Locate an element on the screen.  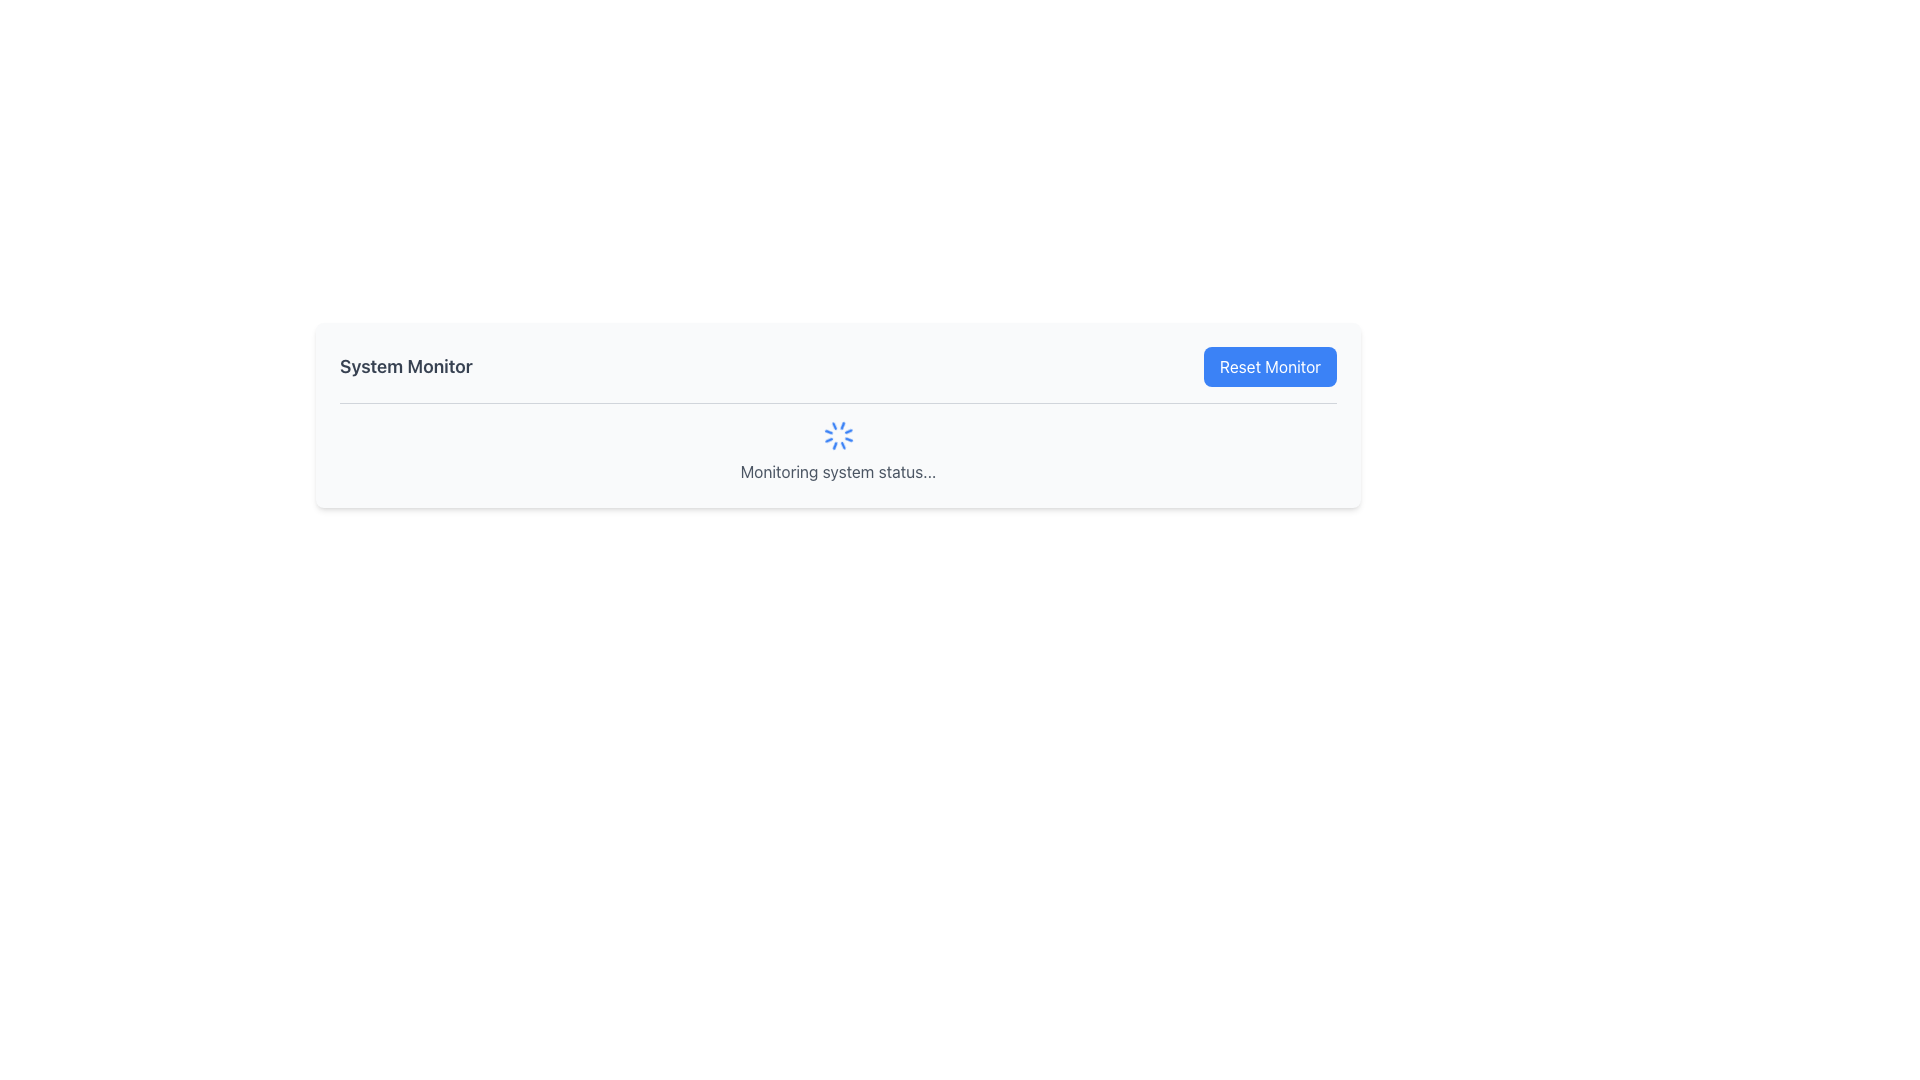
the loading spinner located at the center of the status card, which indicates an ongoing process is located at coordinates (838, 434).